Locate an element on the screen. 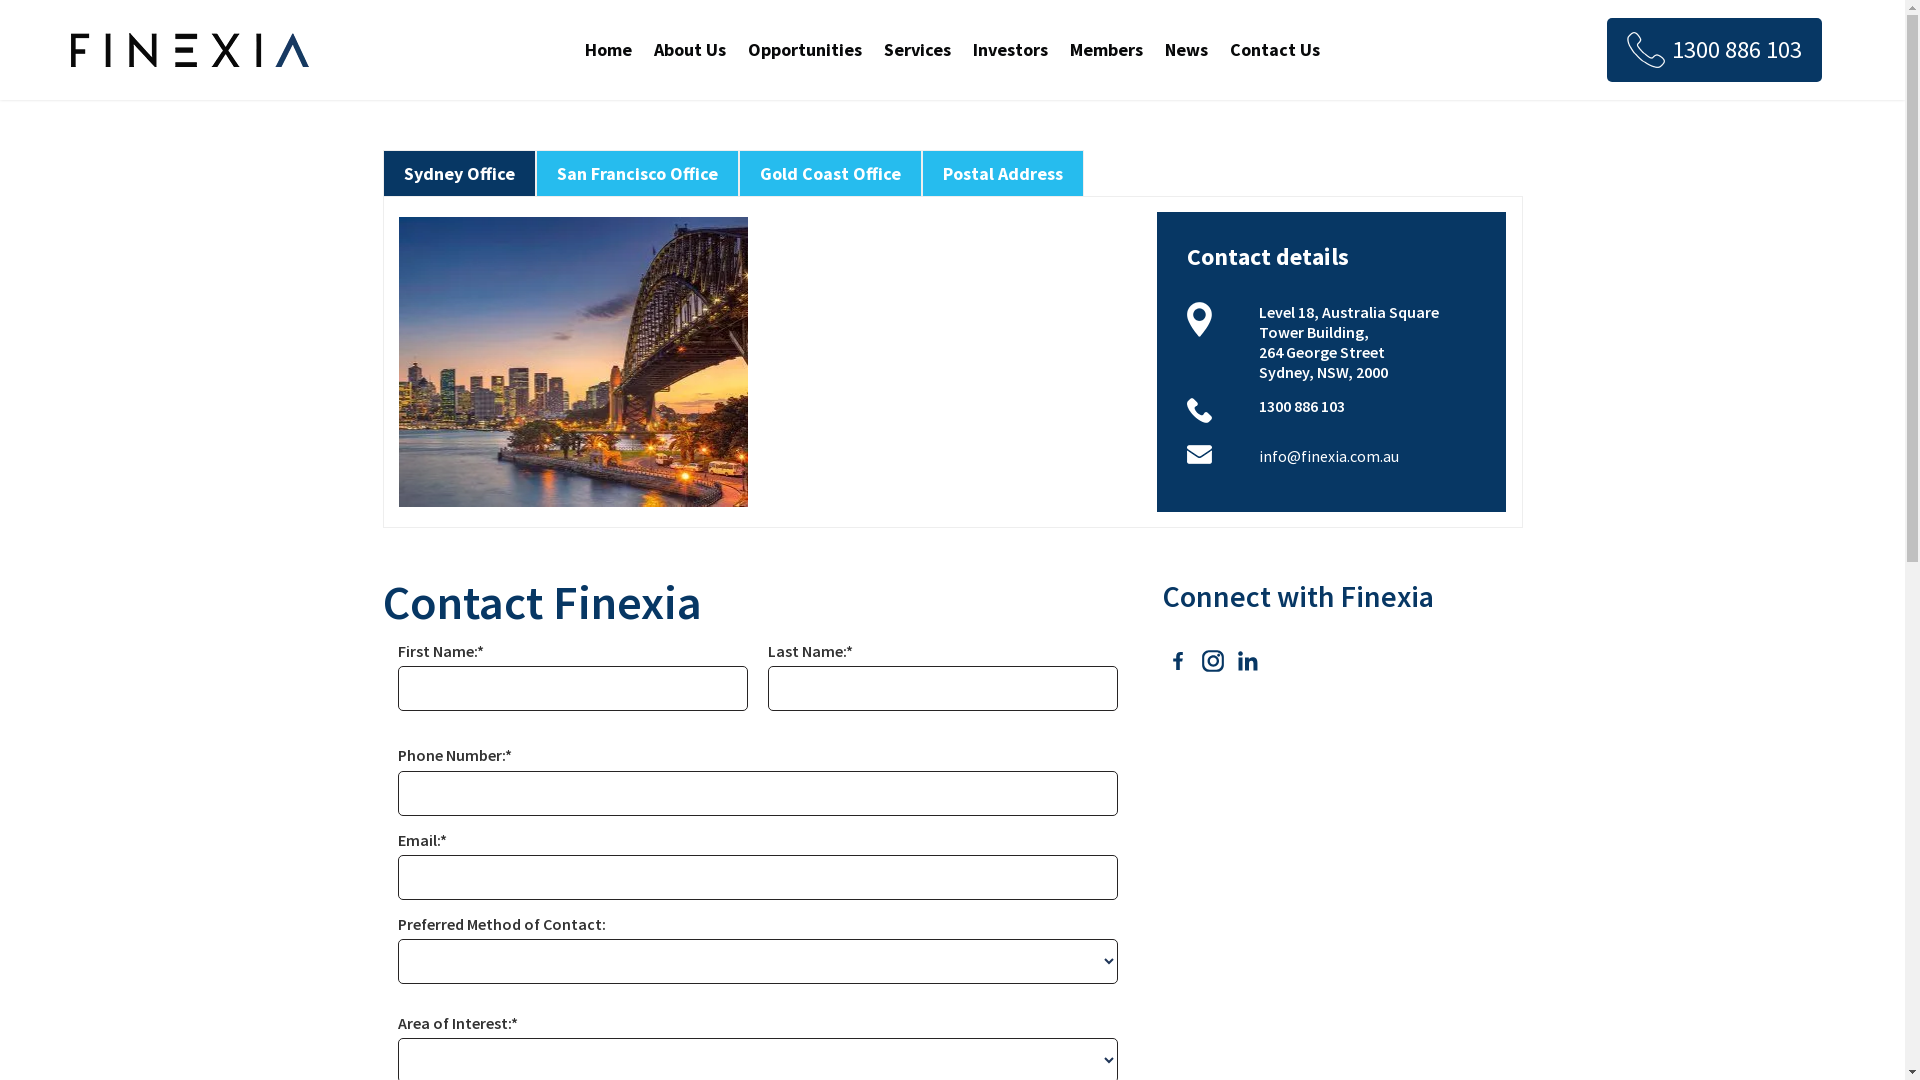 This screenshot has height=1080, width=1920. 'info@finexia.com.au' is located at coordinates (1329, 455).